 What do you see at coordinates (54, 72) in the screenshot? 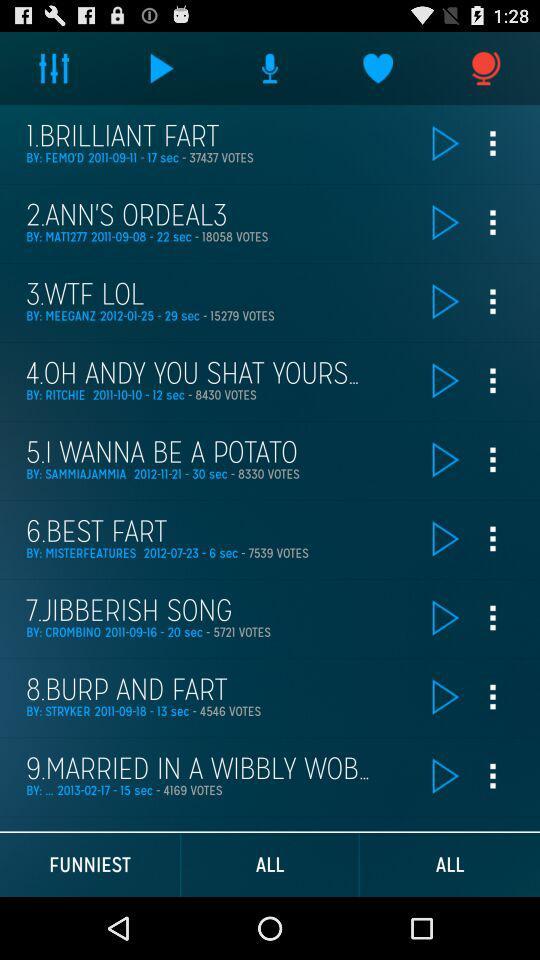
I see `the sliders icon` at bounding box center [54, 72].